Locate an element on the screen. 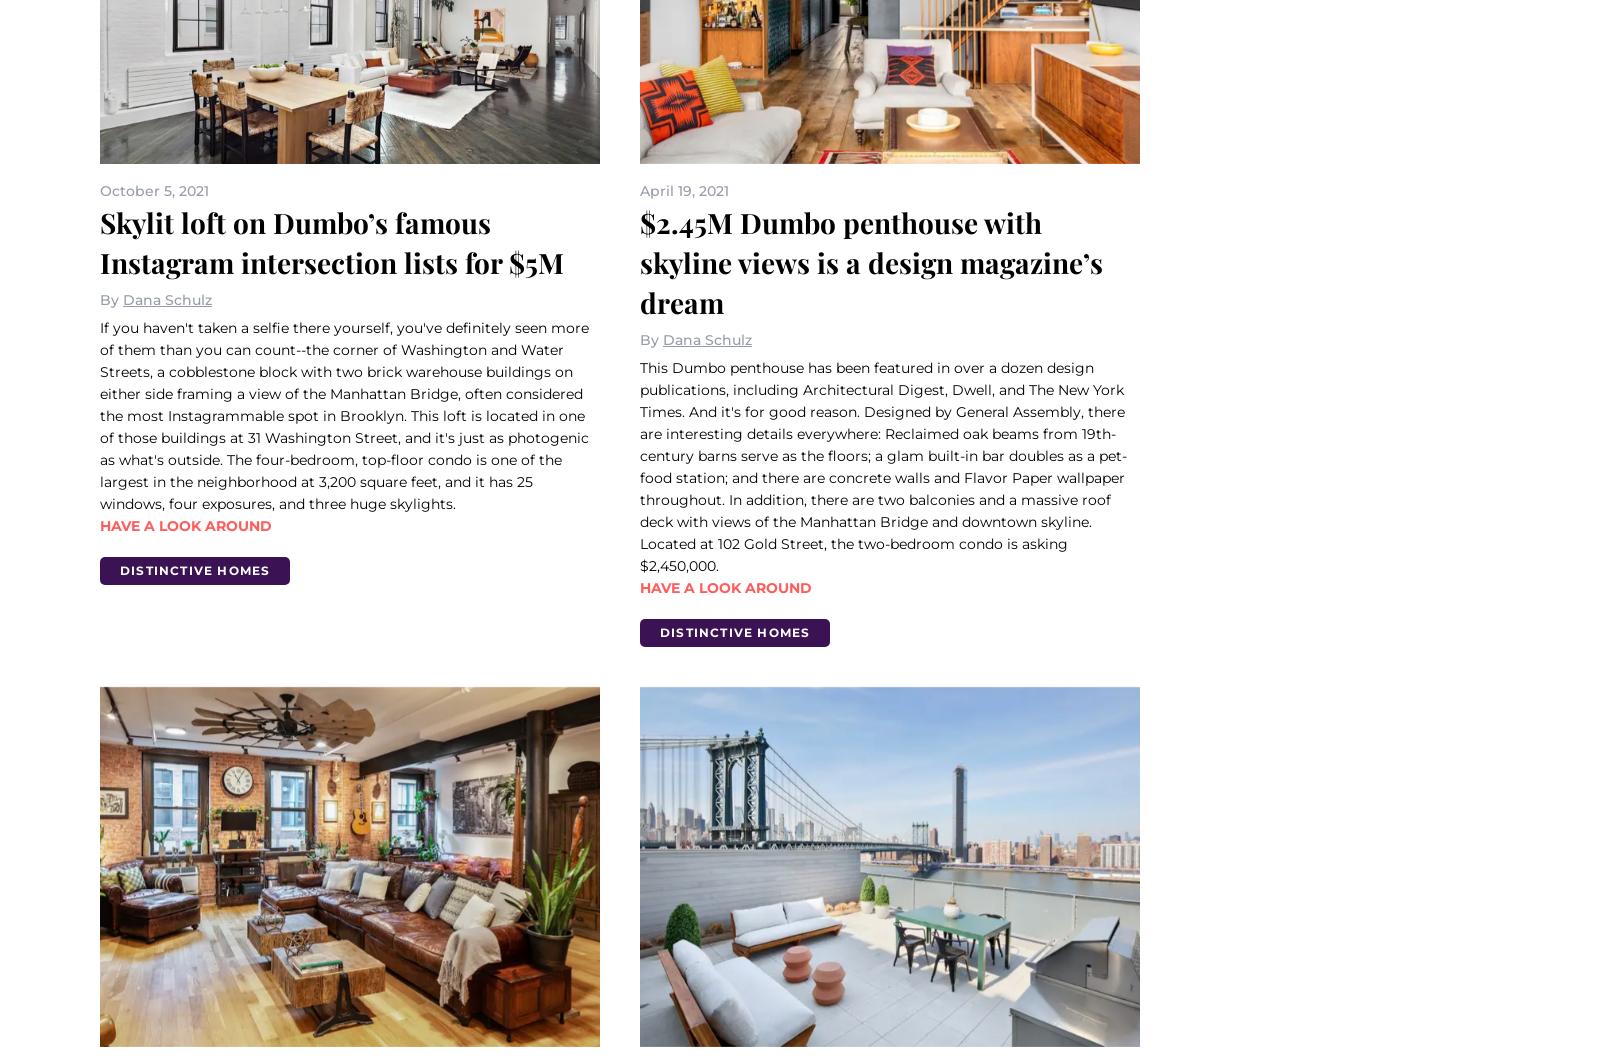  'October 5, 2021' is located at coordinates (153, 189).